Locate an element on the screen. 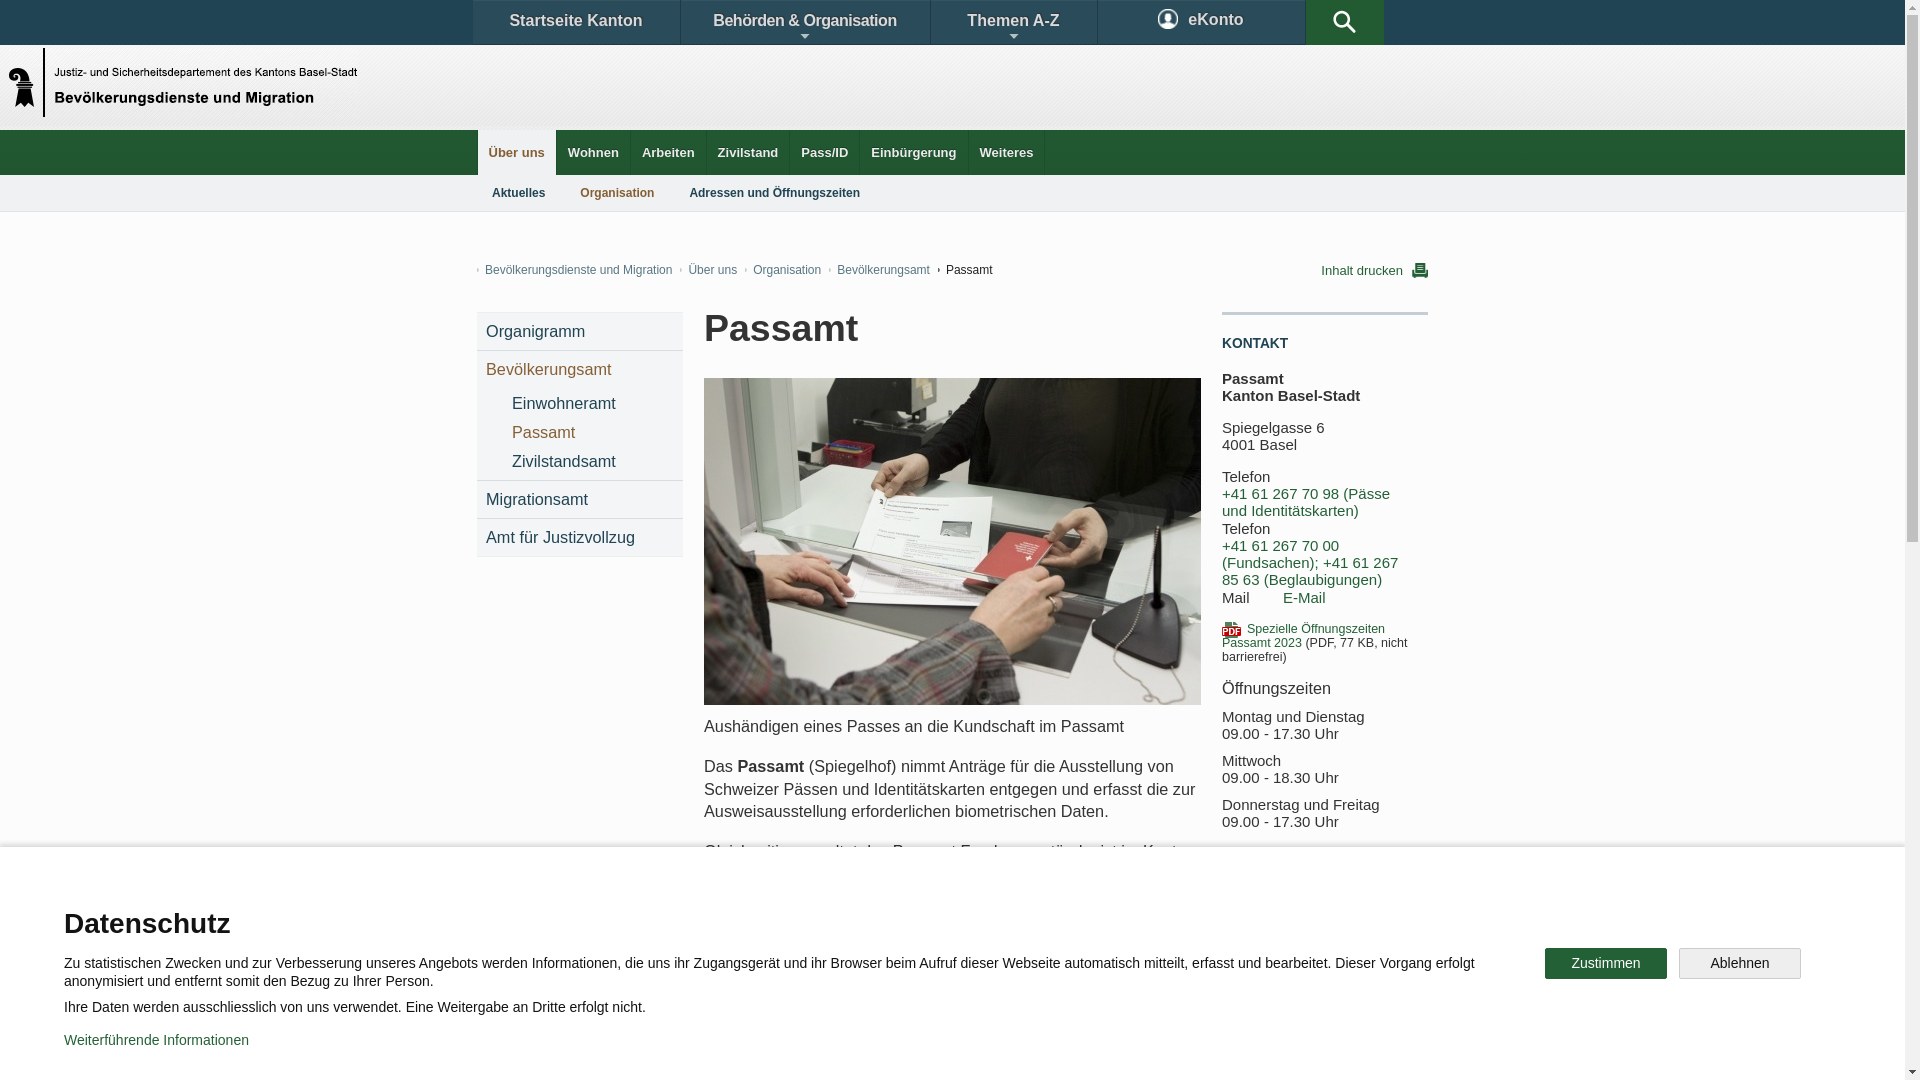 The image size is (1920, 1080). 'Organisation' is located at coordinates (616, 192).